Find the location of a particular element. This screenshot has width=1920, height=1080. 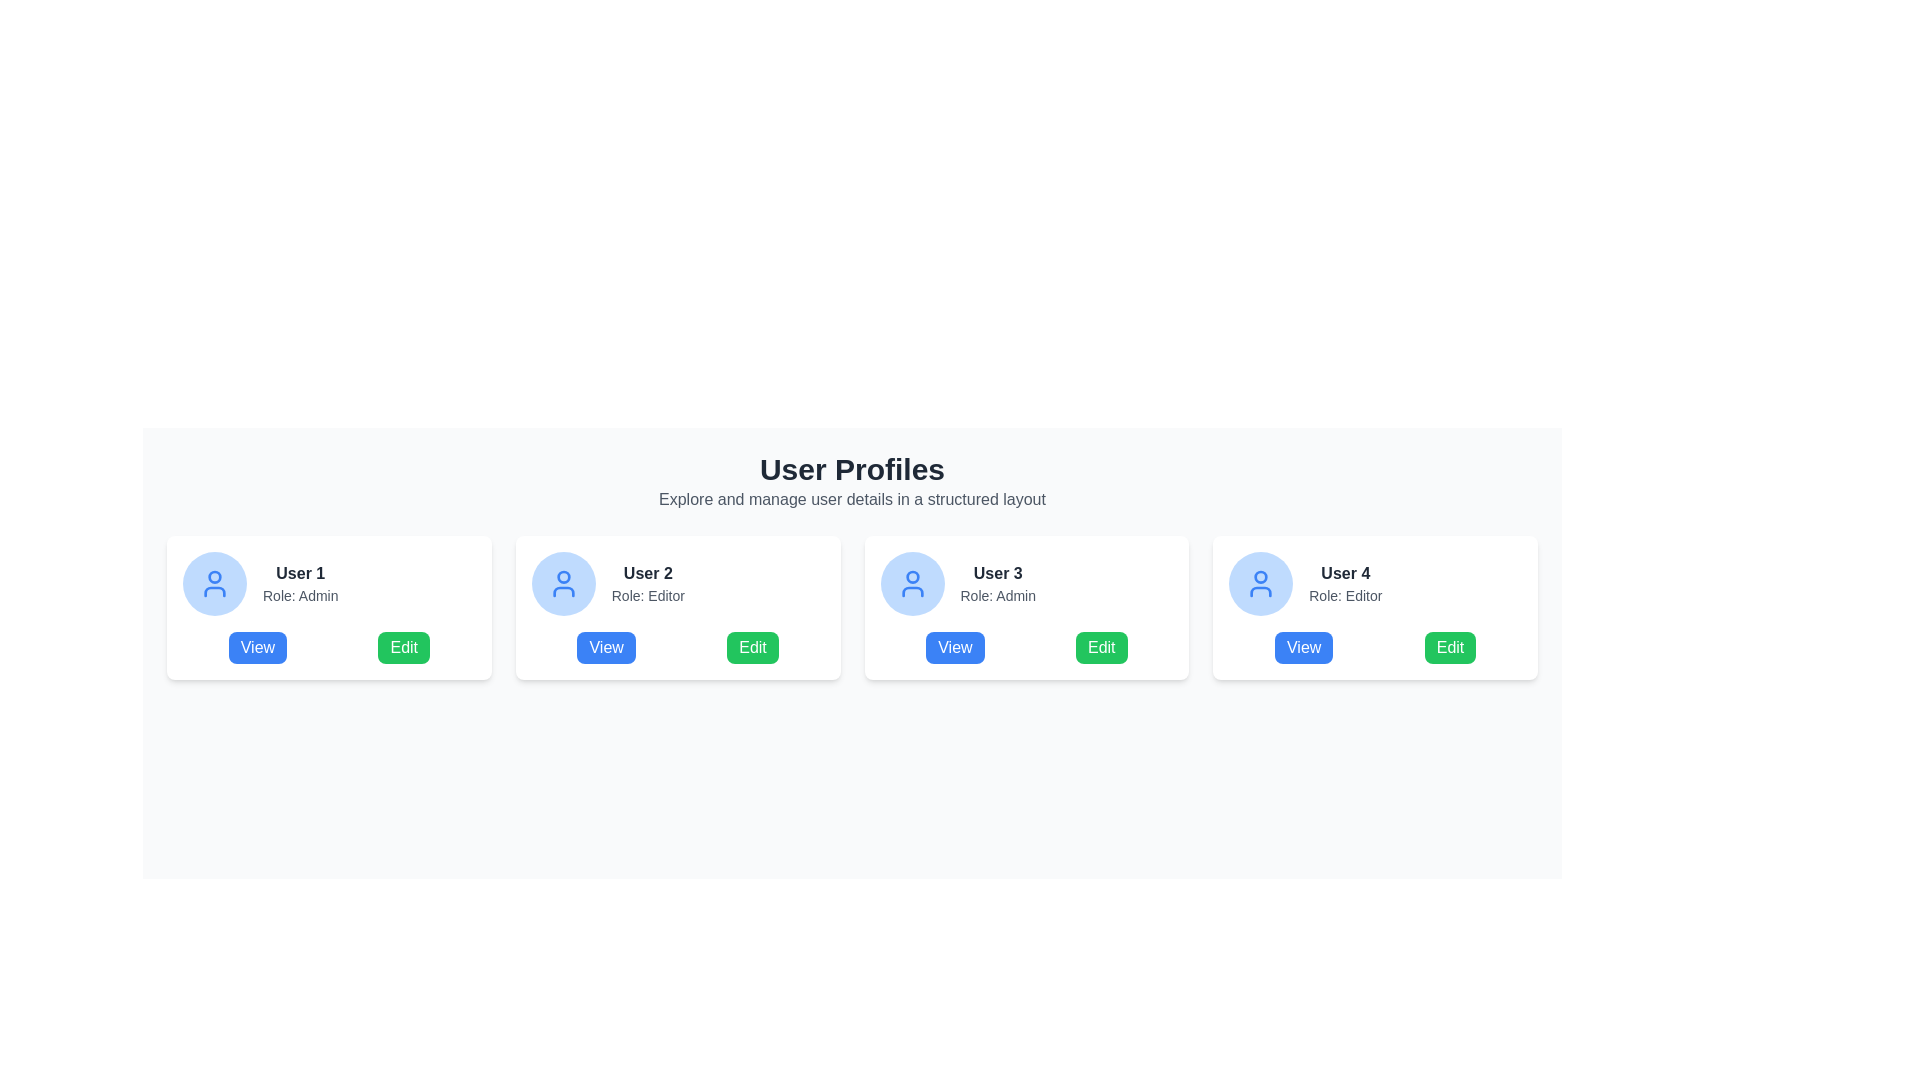

the 'Edit' button with a green background and white text located in the fourth user profile card is located at coordinates (1450, 648).